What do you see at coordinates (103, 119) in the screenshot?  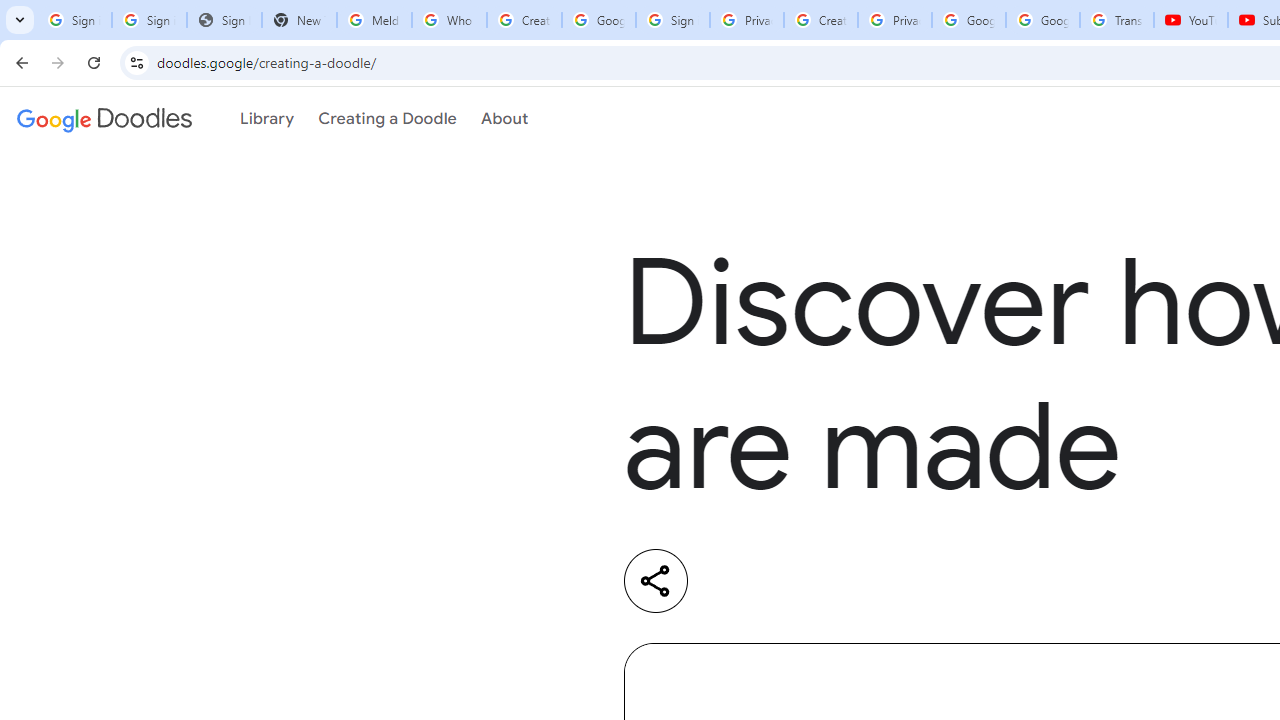 I see `'Google doodles'` at bounding box center [103, 119].